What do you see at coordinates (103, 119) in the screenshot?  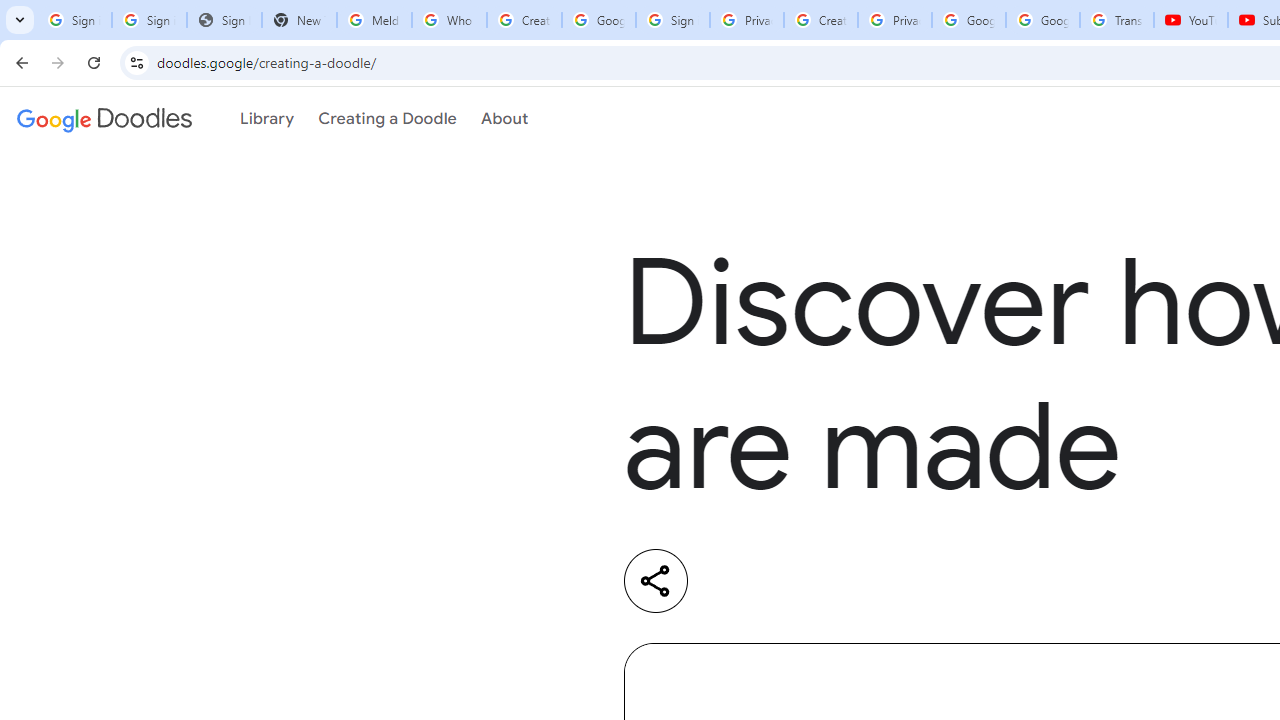 I see `'Google doodles'` at bounding box center [103, 119].